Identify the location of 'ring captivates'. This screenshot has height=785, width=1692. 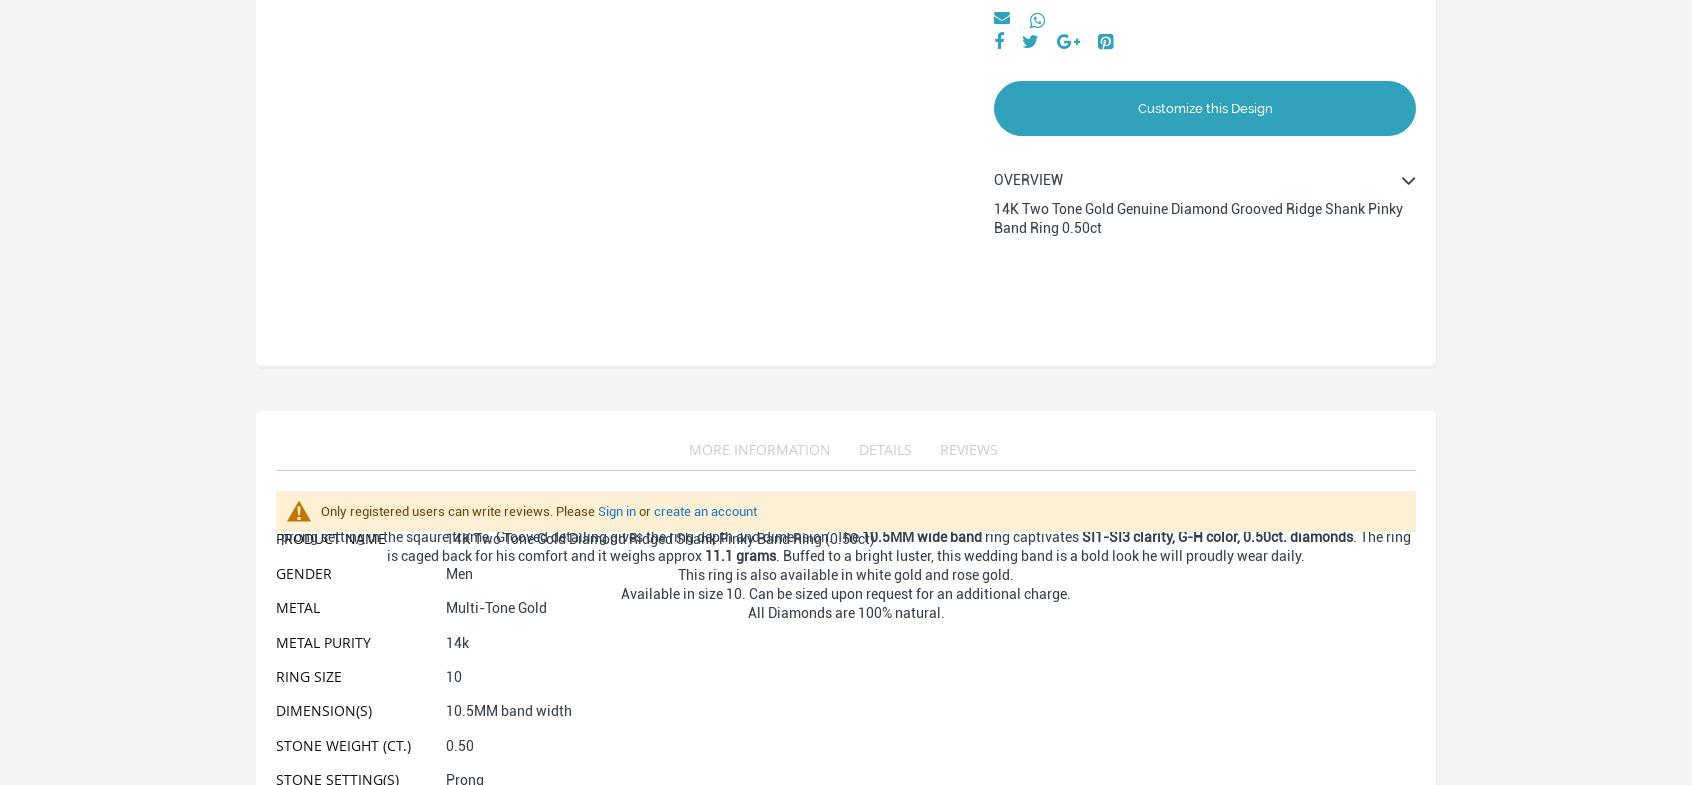
(1030, 537).